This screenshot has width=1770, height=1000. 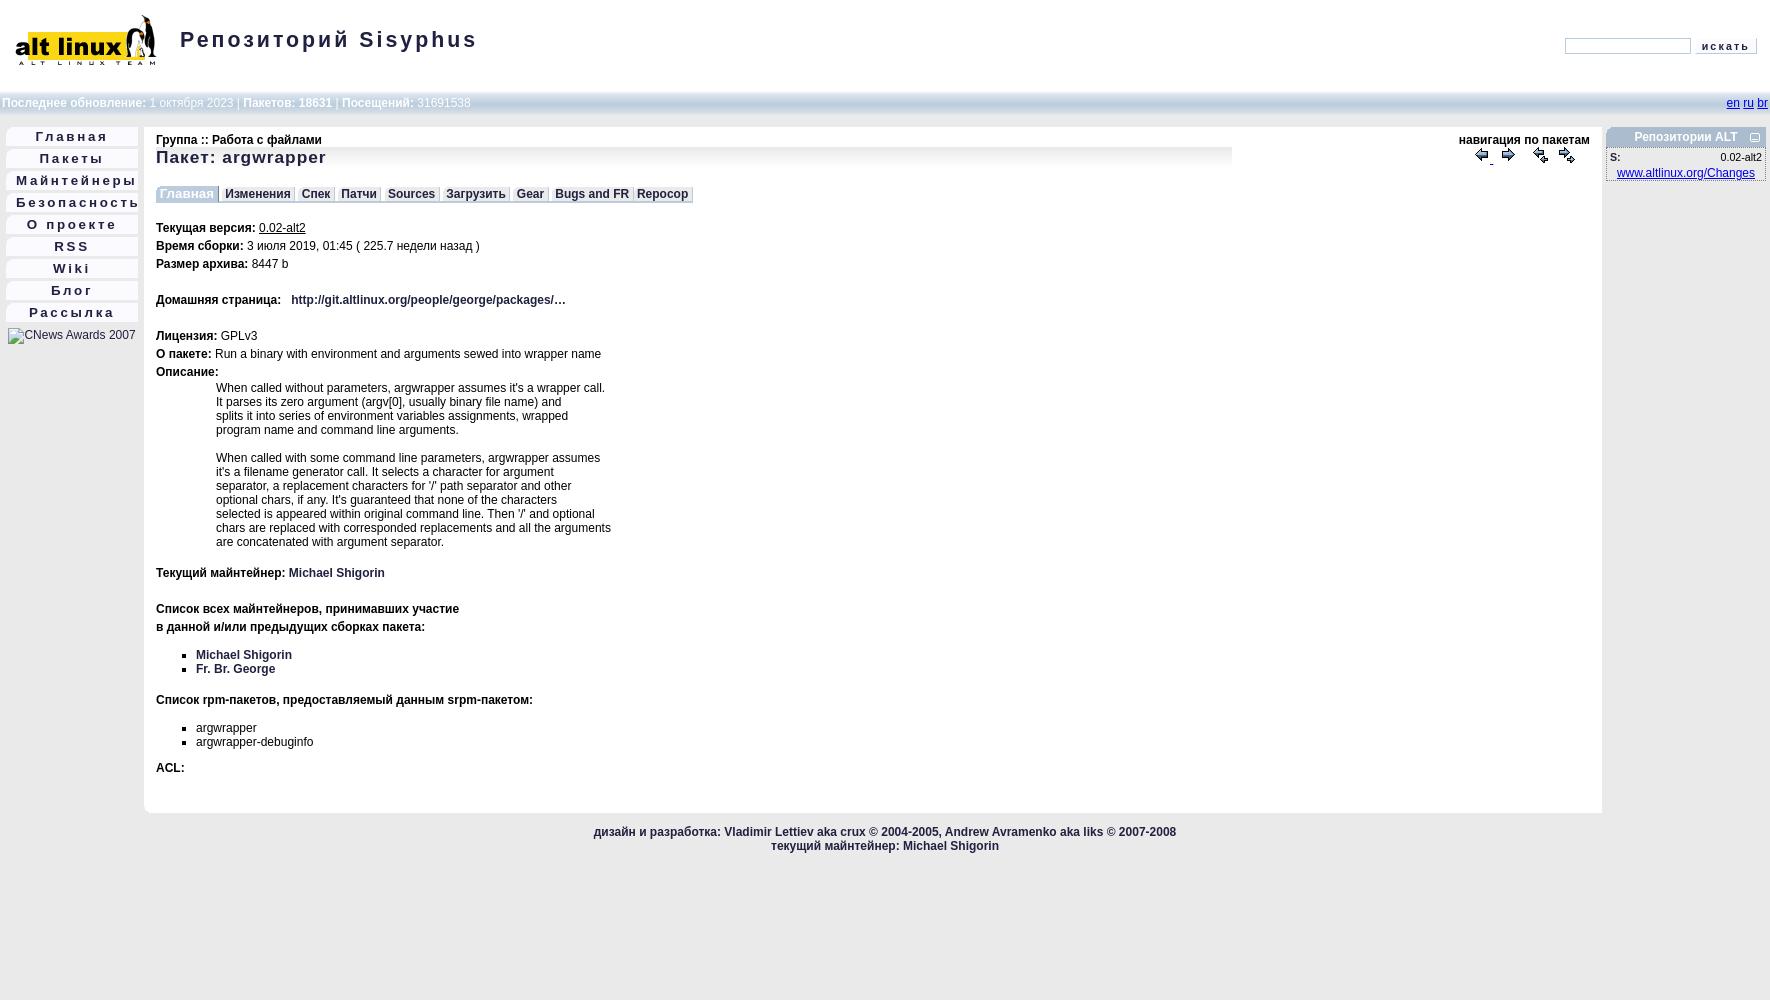 I want to click on 'Fr. Br. George', so click(x=235, y=668).